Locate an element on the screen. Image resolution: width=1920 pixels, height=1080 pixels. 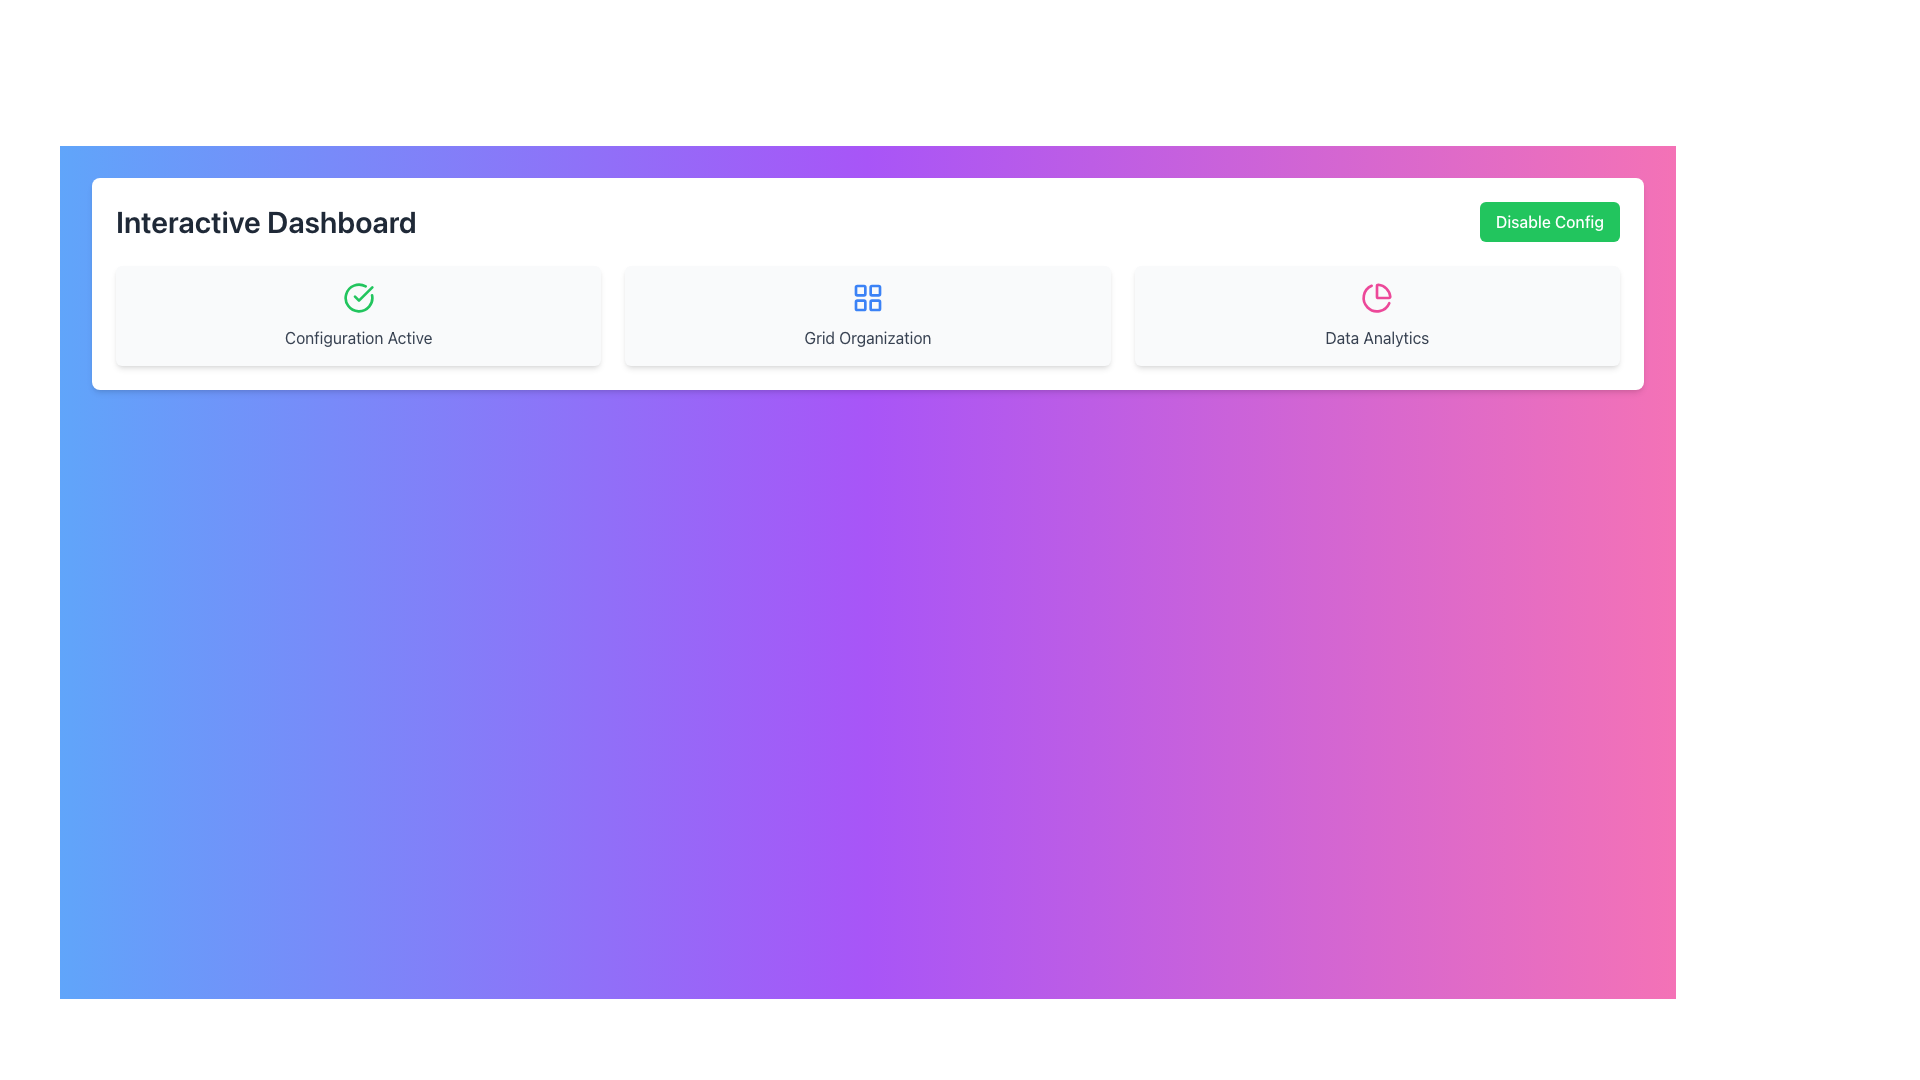
the first segment of the pie chart icon in the 'Data Analytics' card, which represents a slice in a pie chart for data analysis is located at coordinates (1382, 291).